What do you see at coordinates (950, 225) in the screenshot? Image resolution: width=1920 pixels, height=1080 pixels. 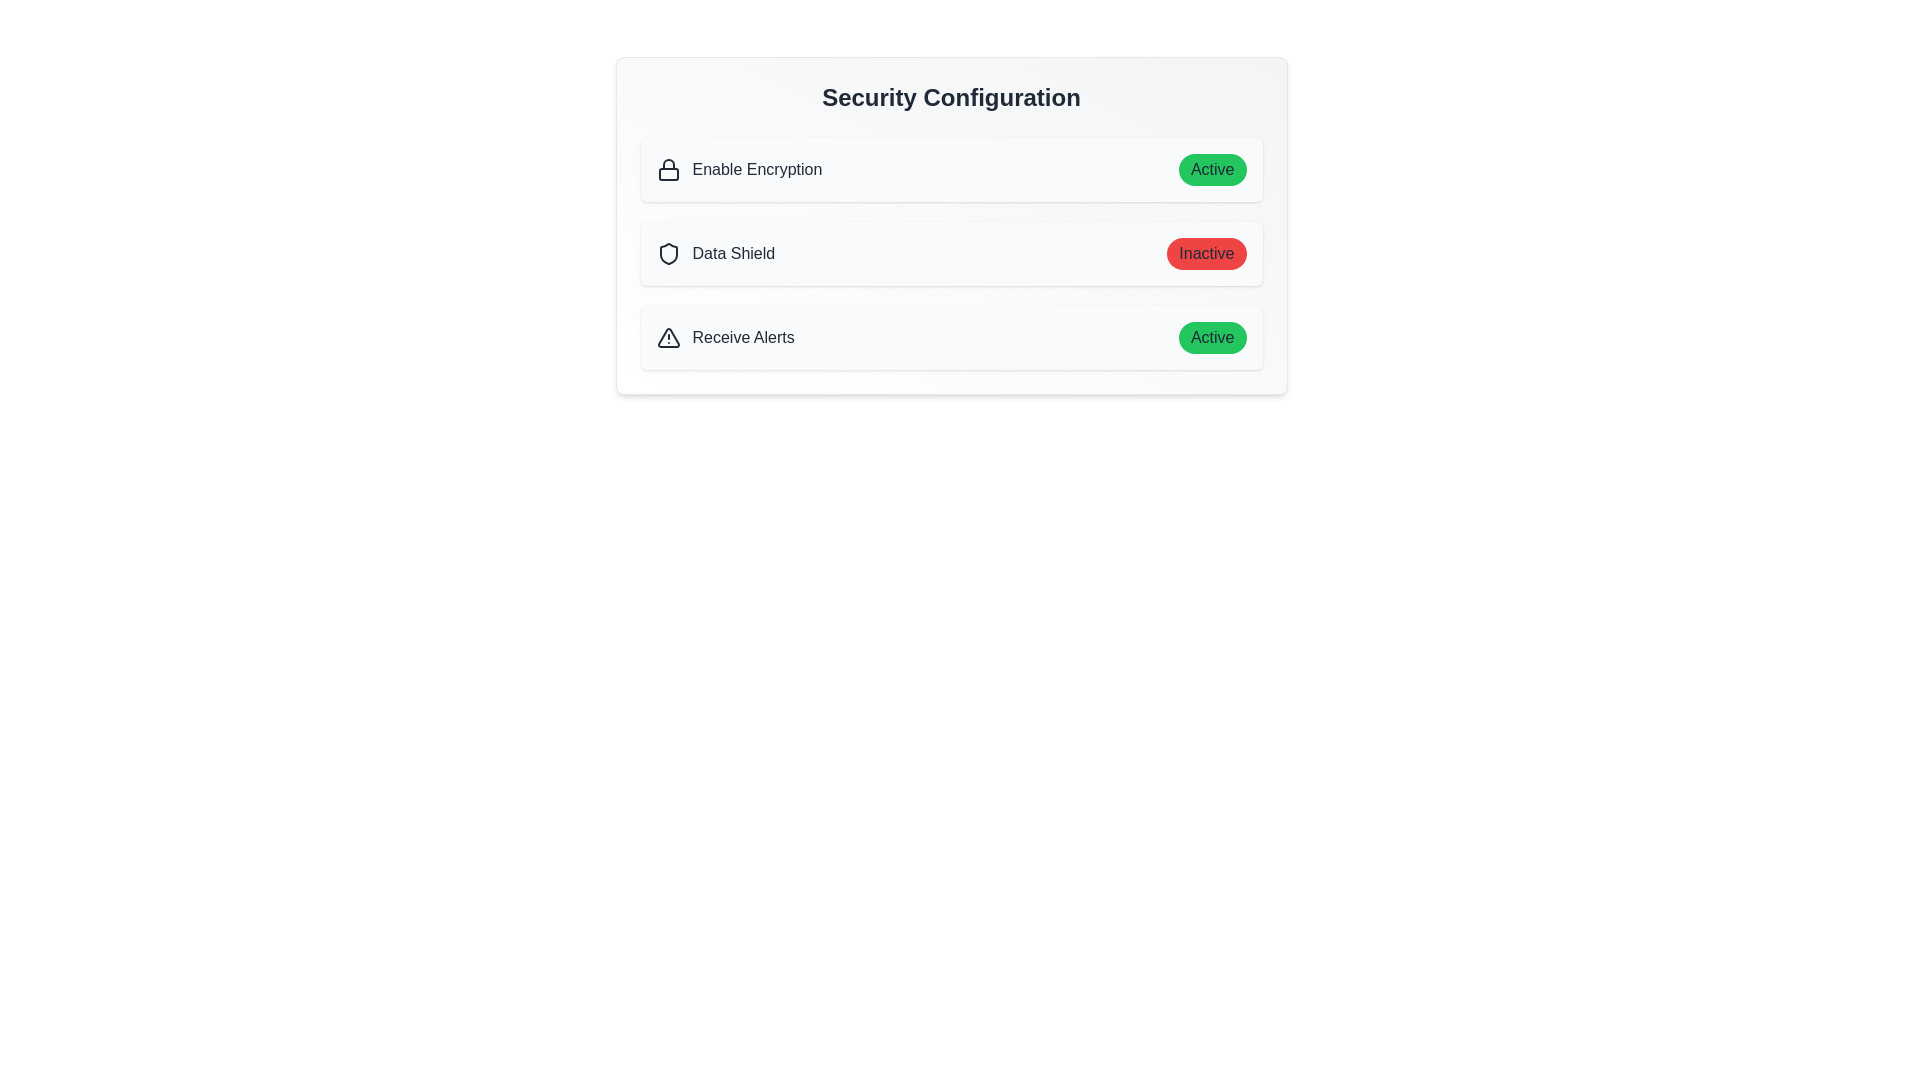 I see `the 'Data Shield' status card component located in the 'Security Configuration' section` at bounding box center [950, 225].